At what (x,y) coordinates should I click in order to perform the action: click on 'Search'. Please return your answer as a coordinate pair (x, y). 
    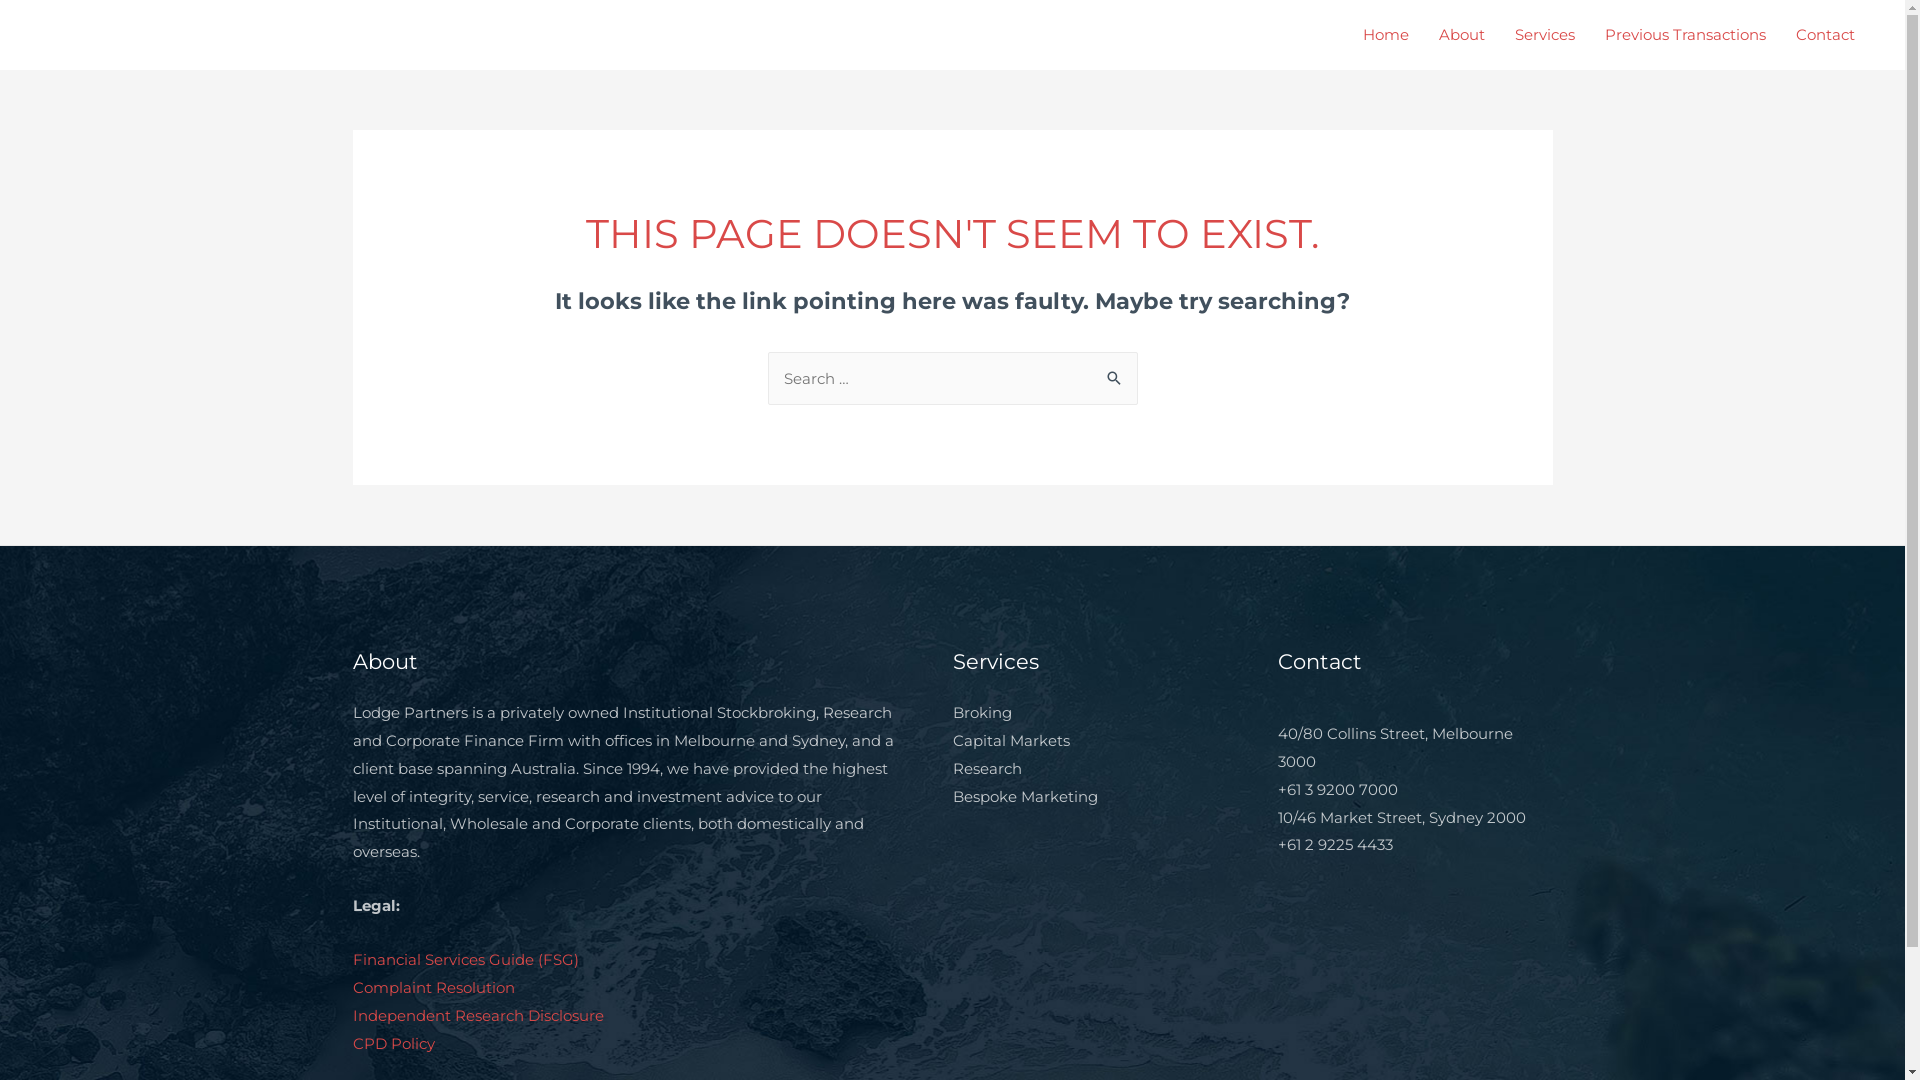
    Looking at the image, I should click on (1113, 372).